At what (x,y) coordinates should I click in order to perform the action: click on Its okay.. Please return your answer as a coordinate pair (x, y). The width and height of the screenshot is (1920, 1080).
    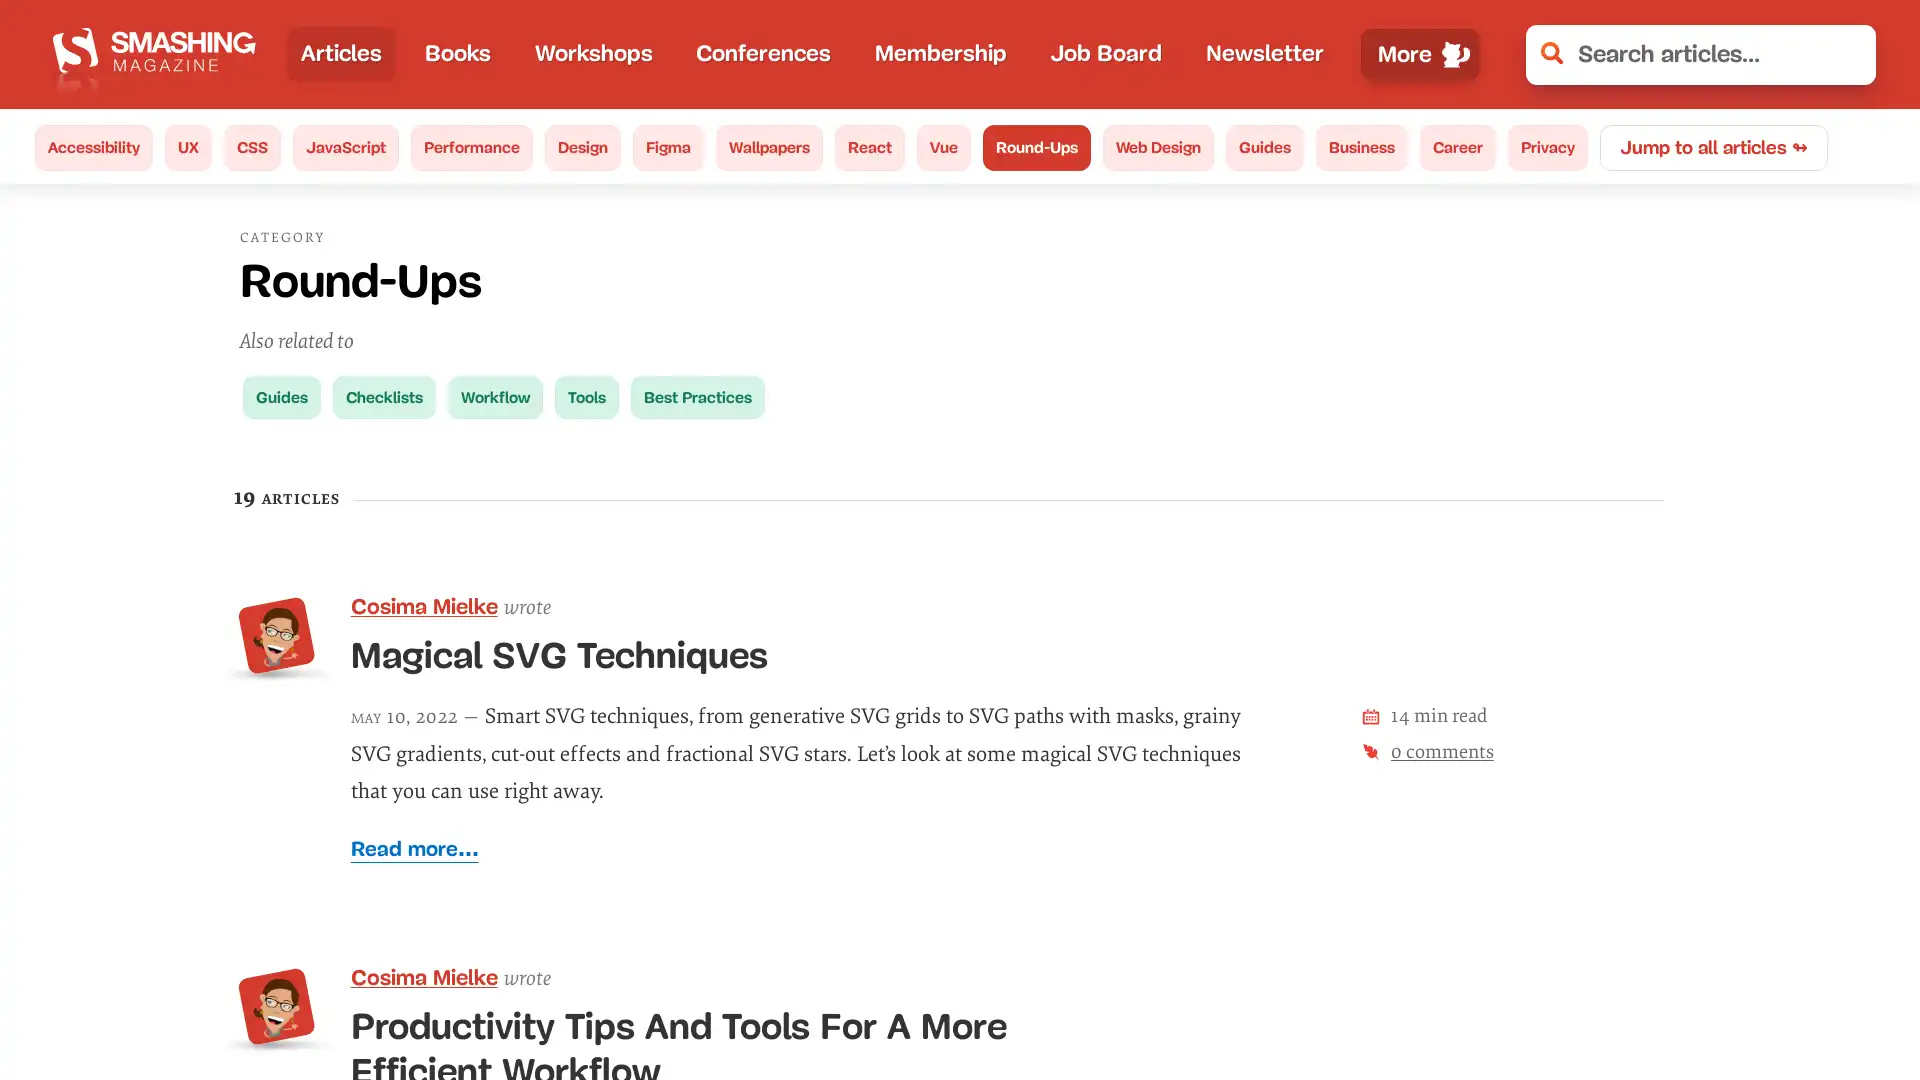
    Looking at the image, I should click on (1768, 999).